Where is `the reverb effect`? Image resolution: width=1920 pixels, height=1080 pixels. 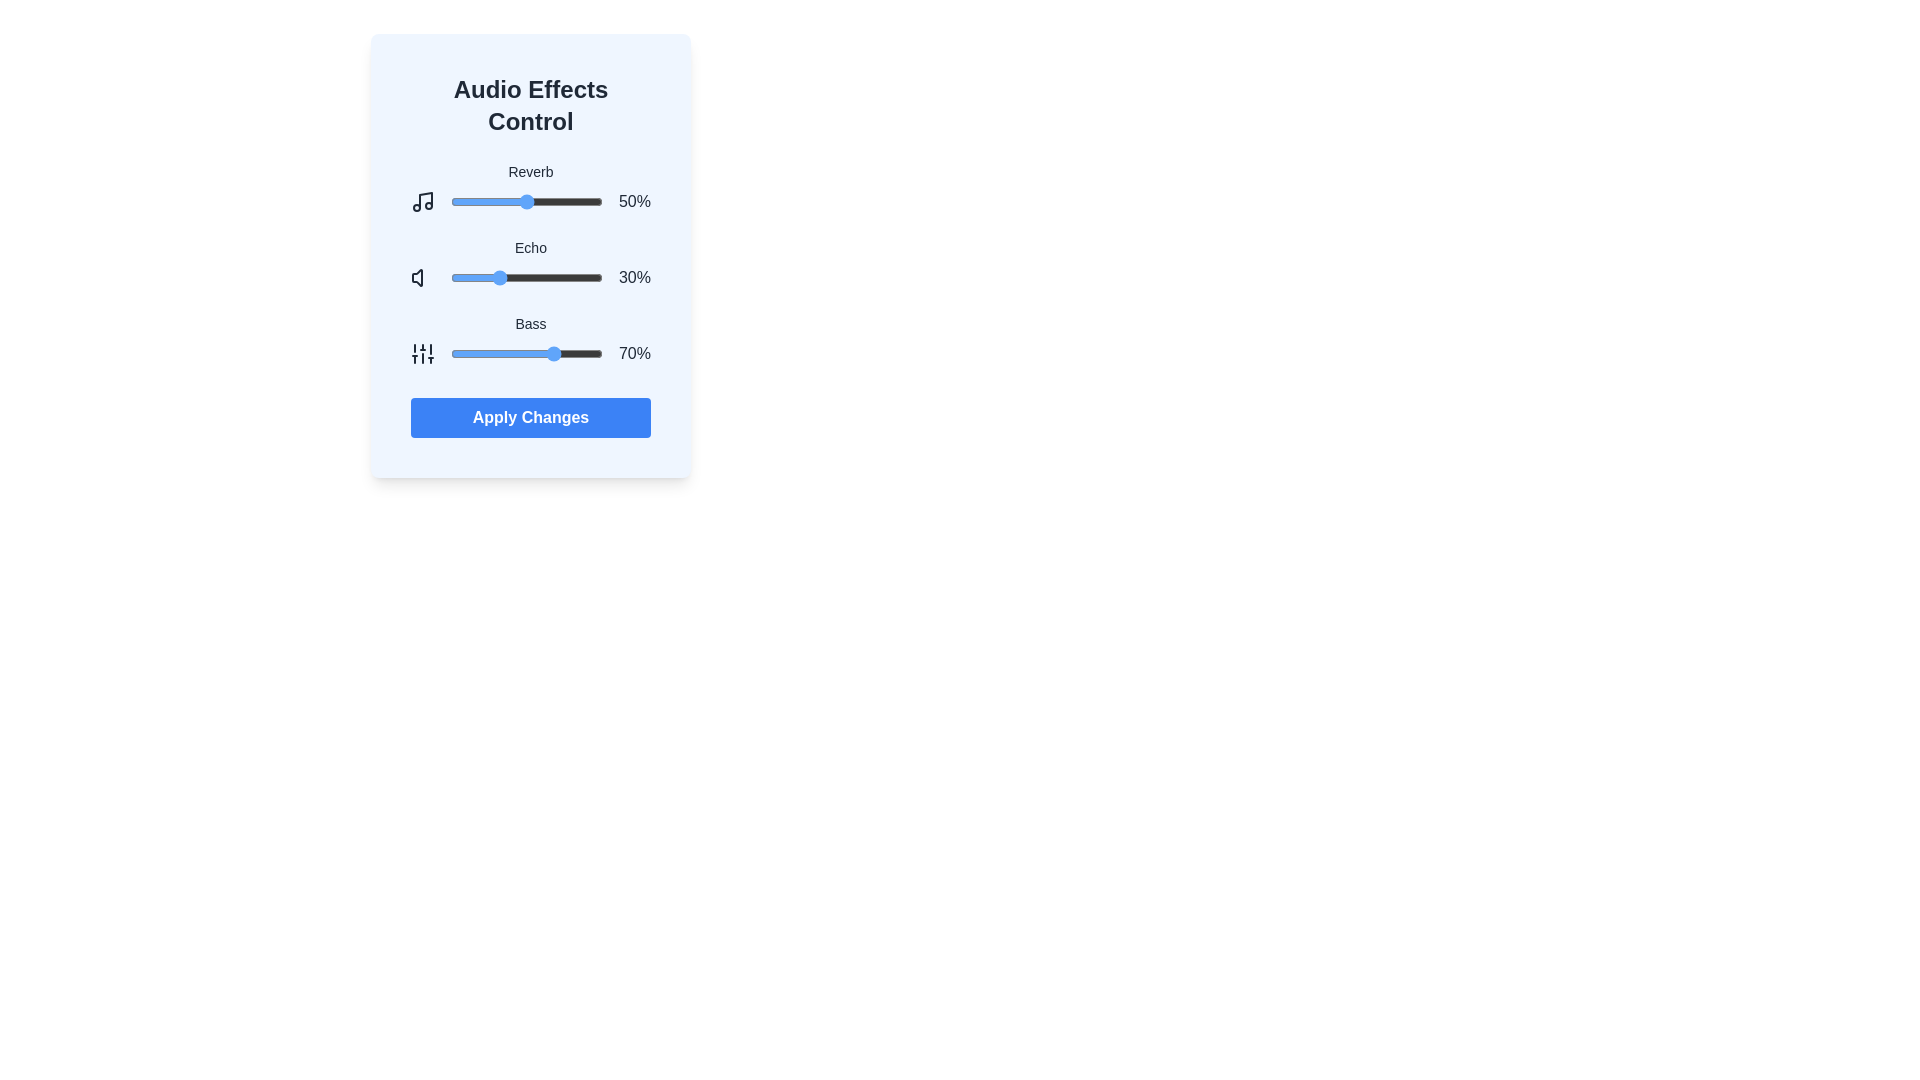
the reverb effect is located at coordinates (465, 201).